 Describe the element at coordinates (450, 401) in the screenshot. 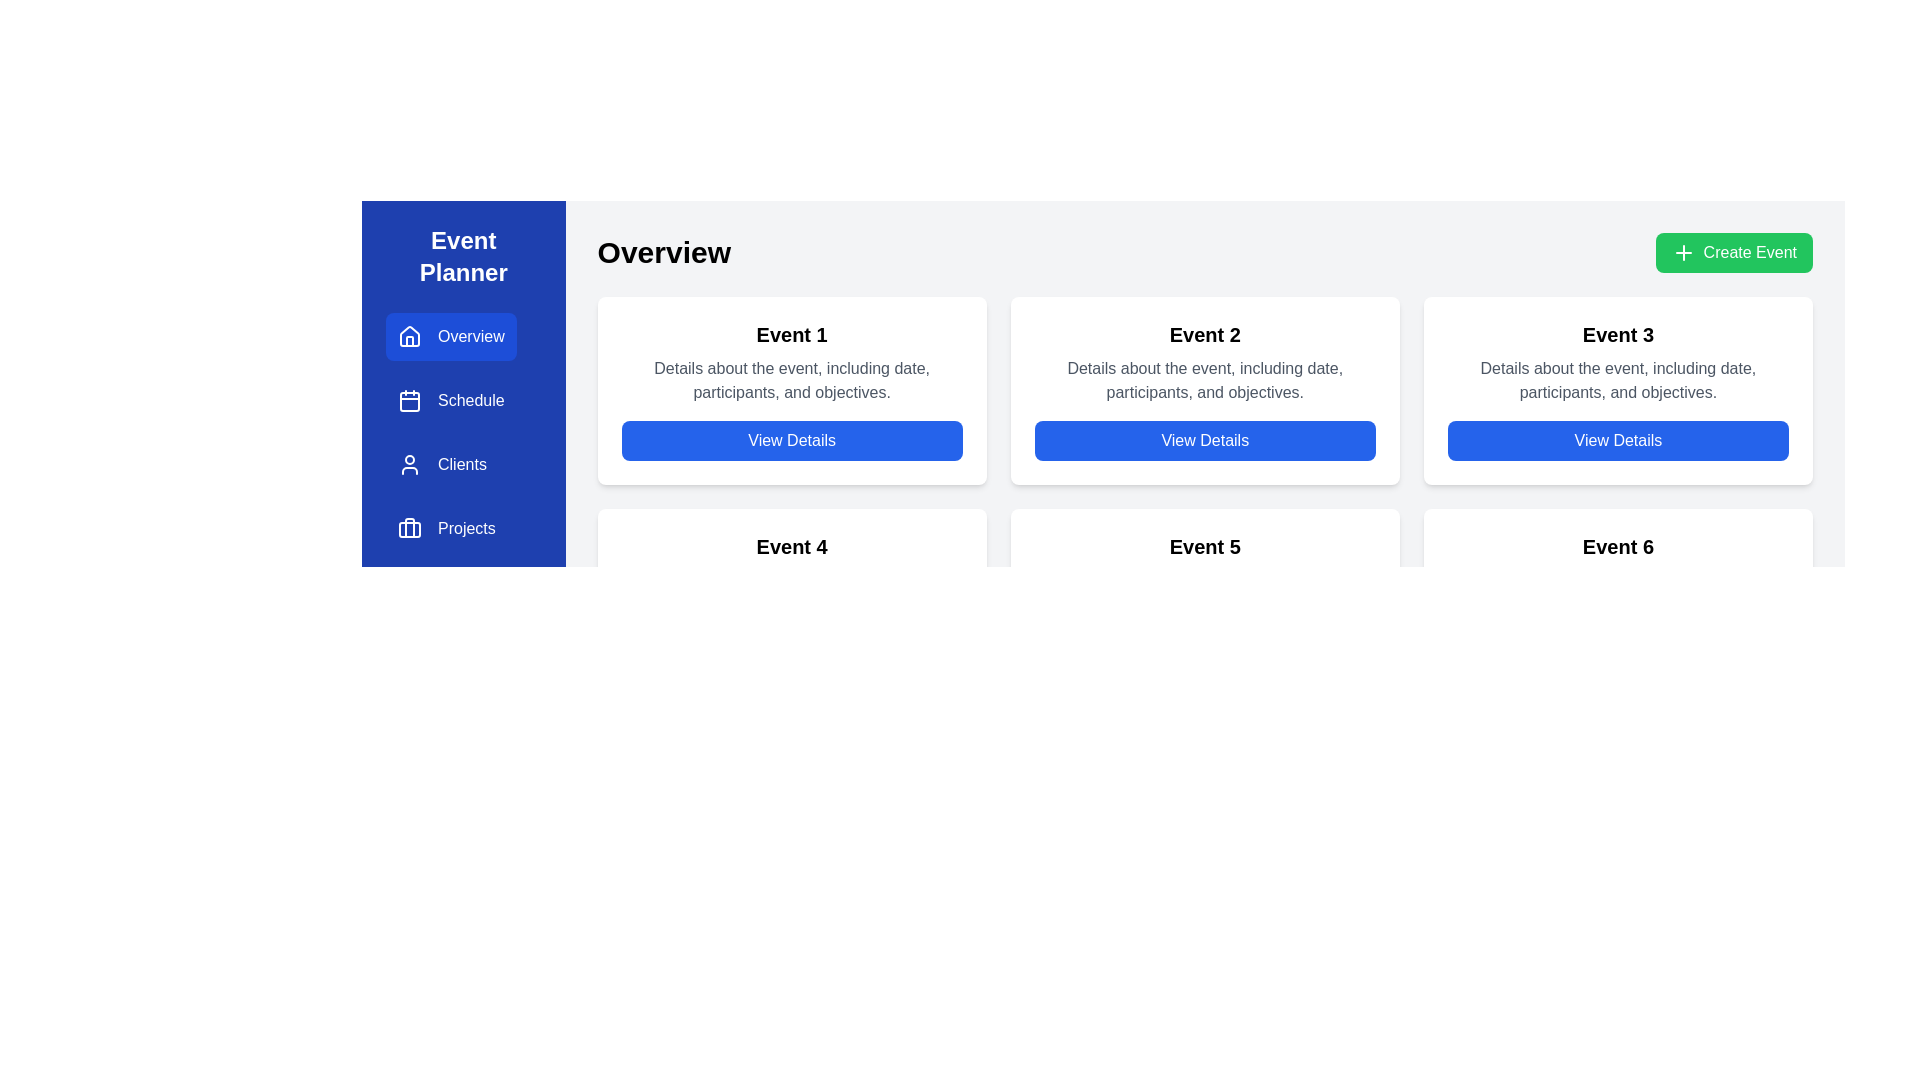

I see `the second navigation button in the vertical menu` at that location.